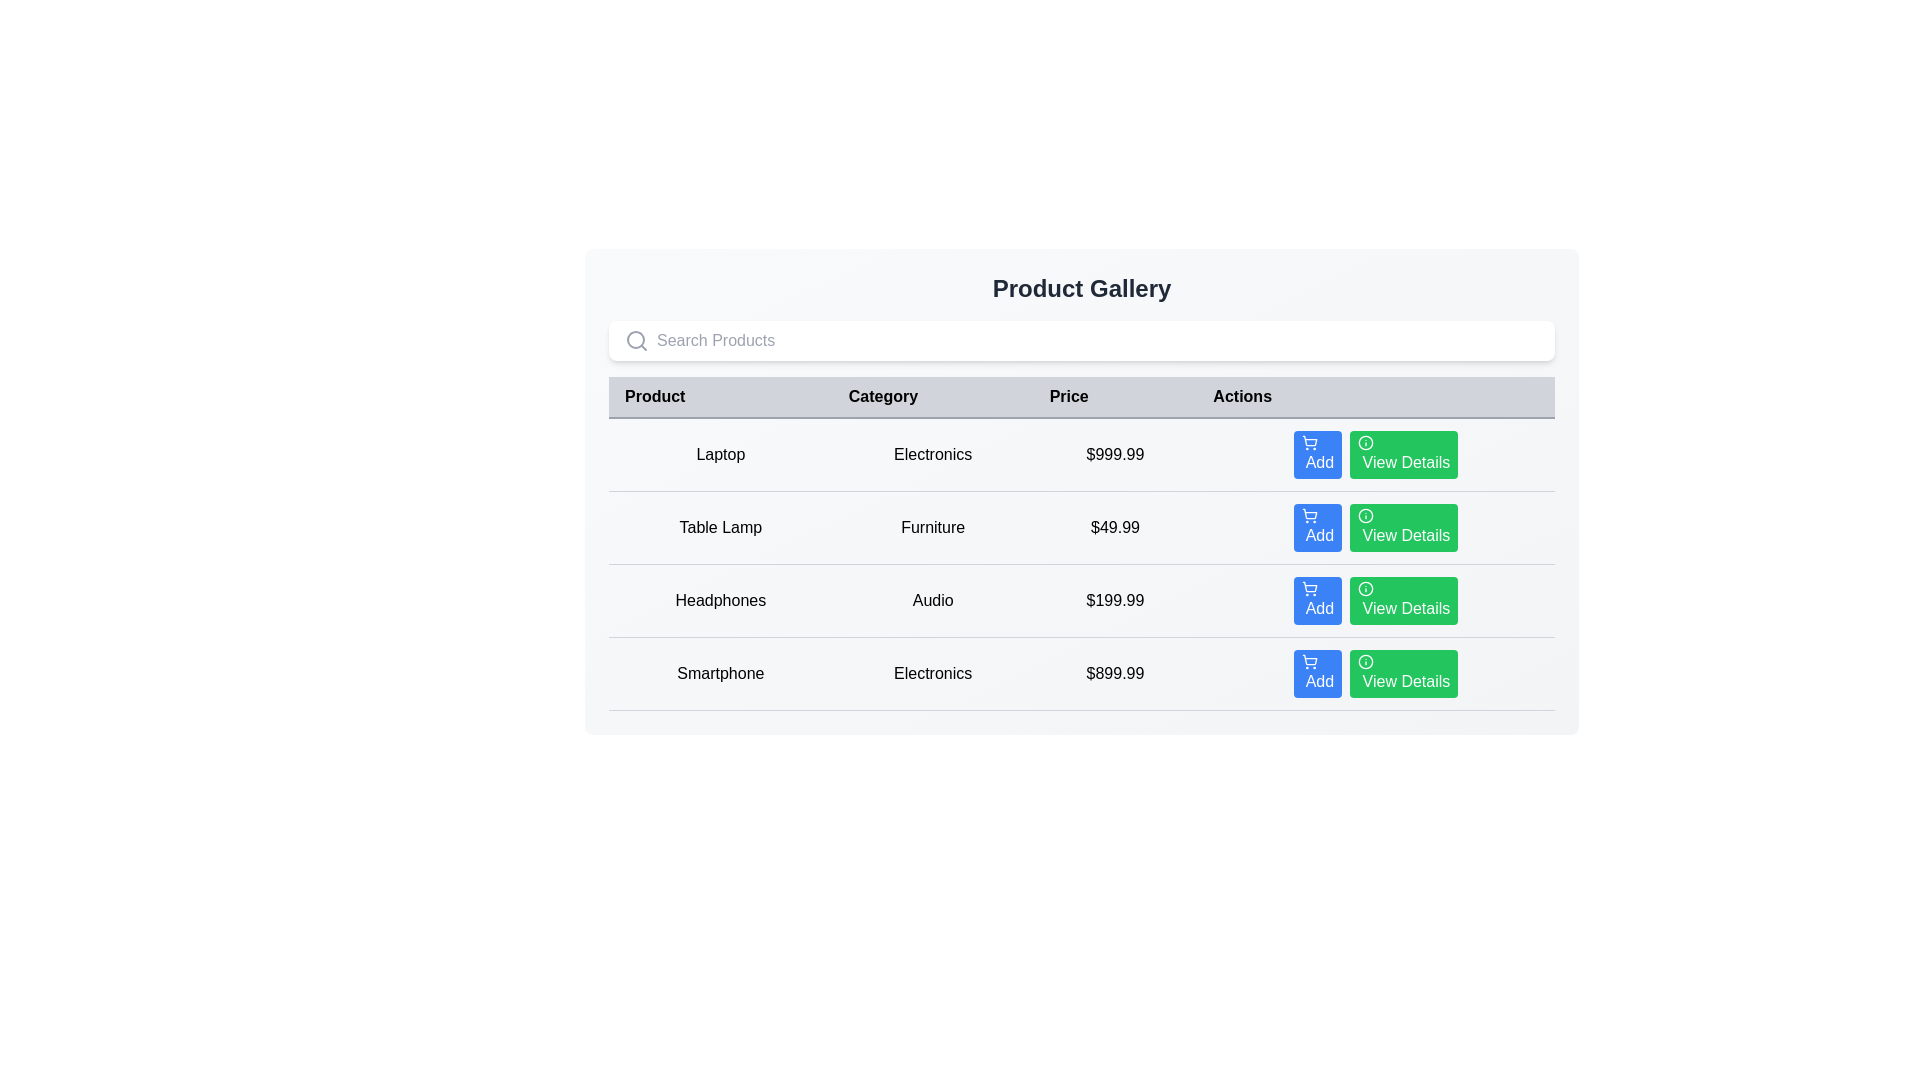 The height and width of the screenshot is (1080, 1920). Describe the element at coordinates (1114, 600) in the screenshot. I see `the static text display showing the price of 'Headphones' located in the third row of the product list table` at that location.